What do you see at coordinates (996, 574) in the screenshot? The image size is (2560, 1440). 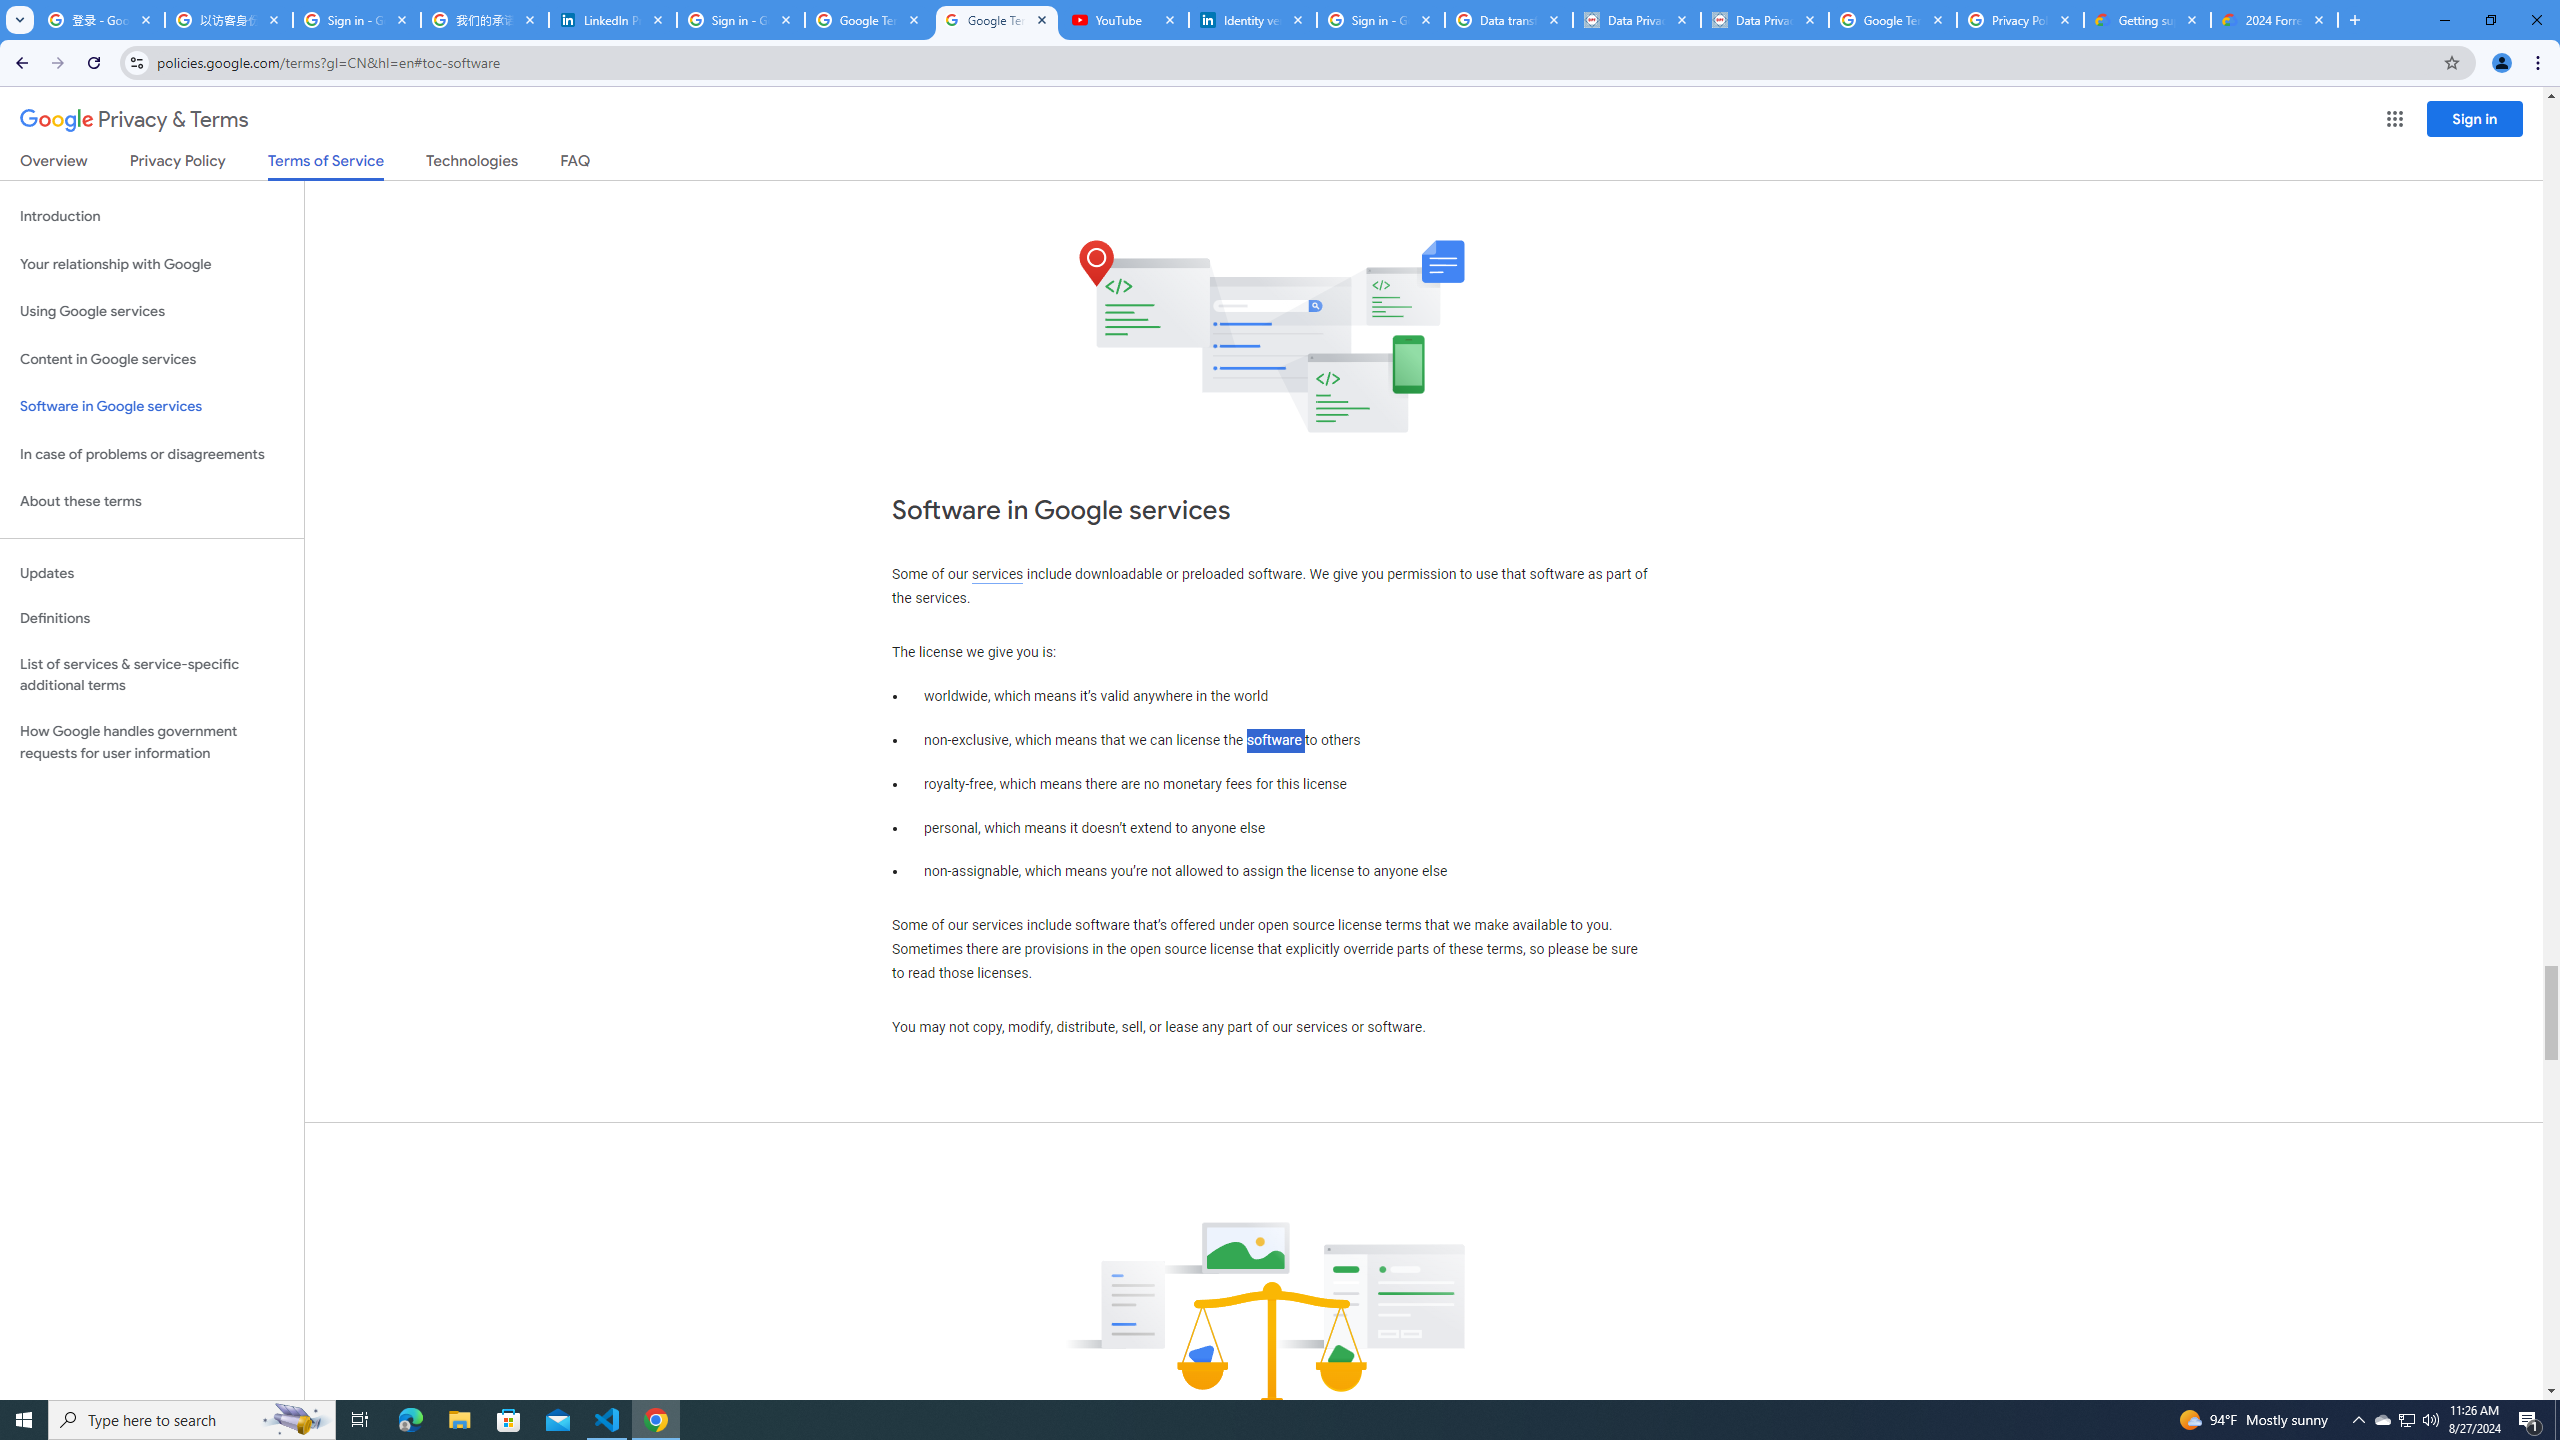 I see `'services'` at bounding box center [996, 574].